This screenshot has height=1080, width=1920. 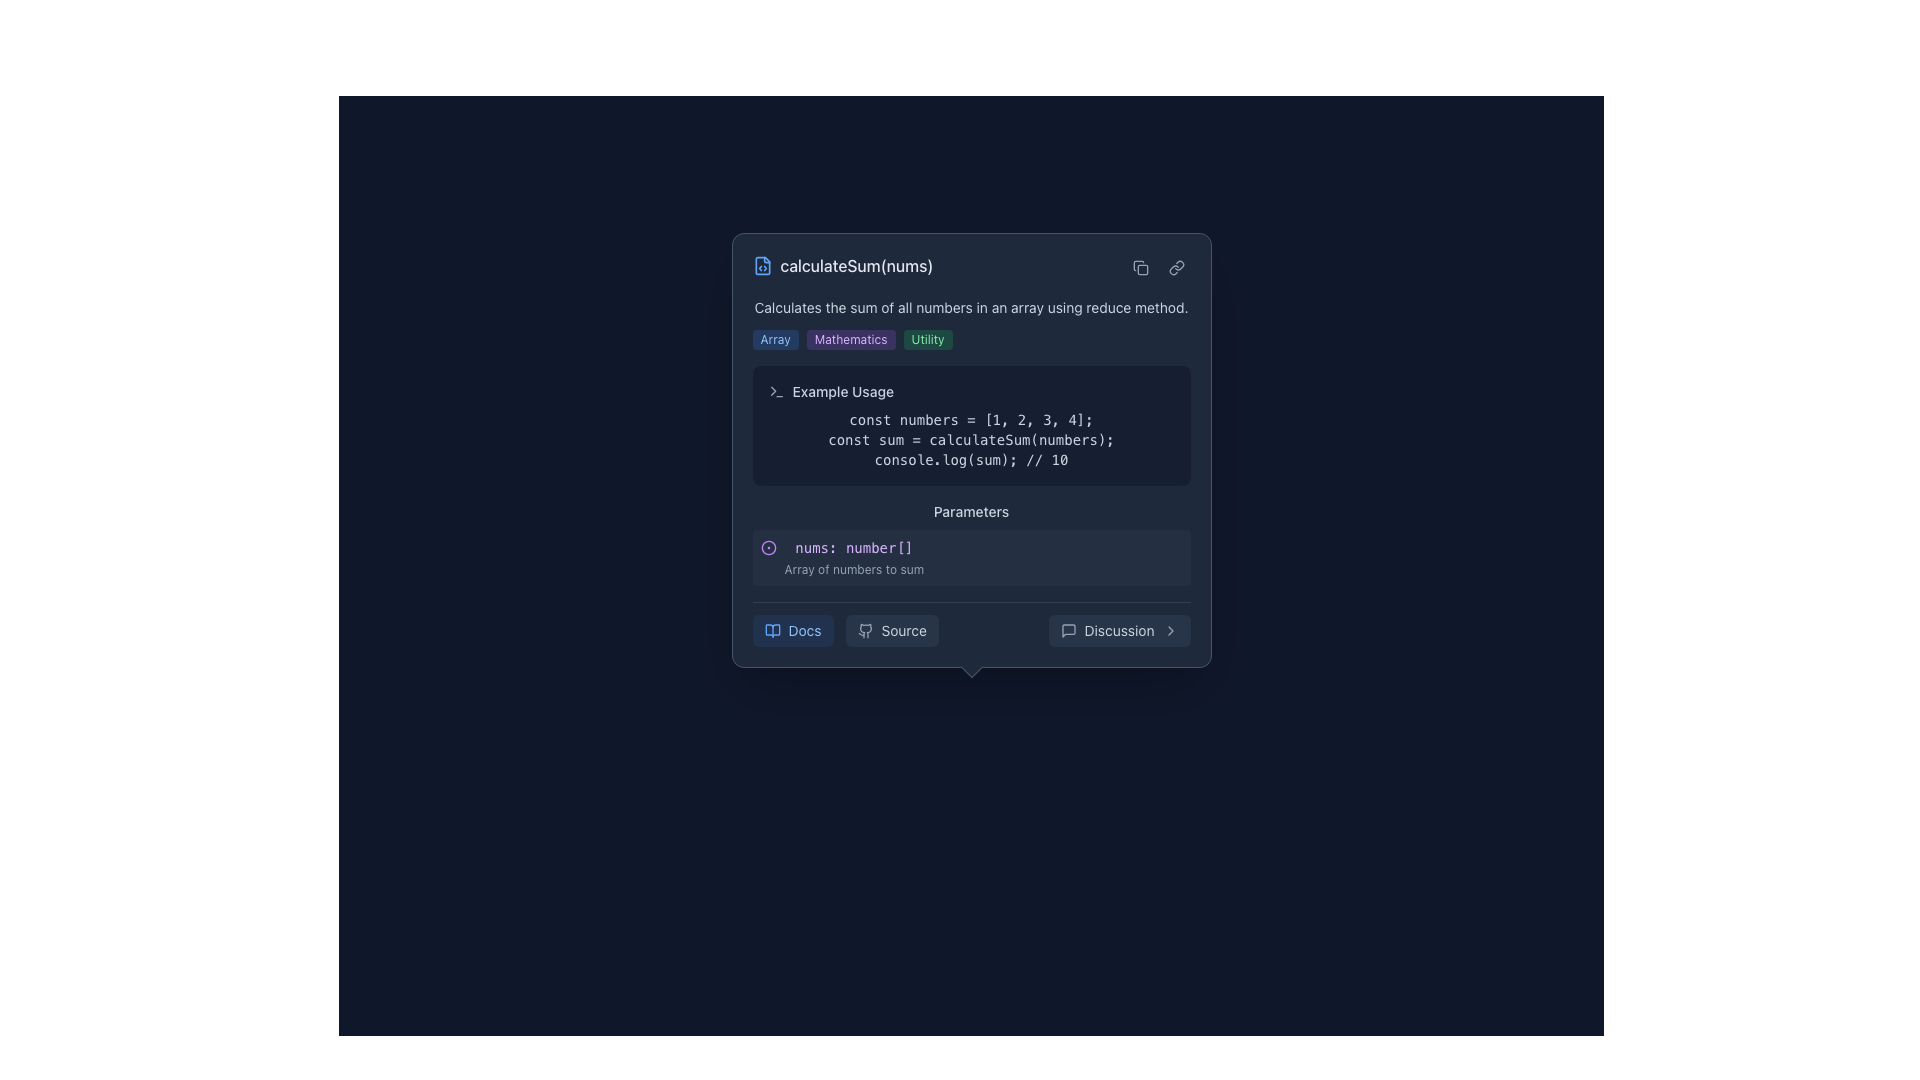 I want to click on the button located at the top right corner of the smaller card component, which is the second button in a horizontal row, so click(x=1176, y=266).